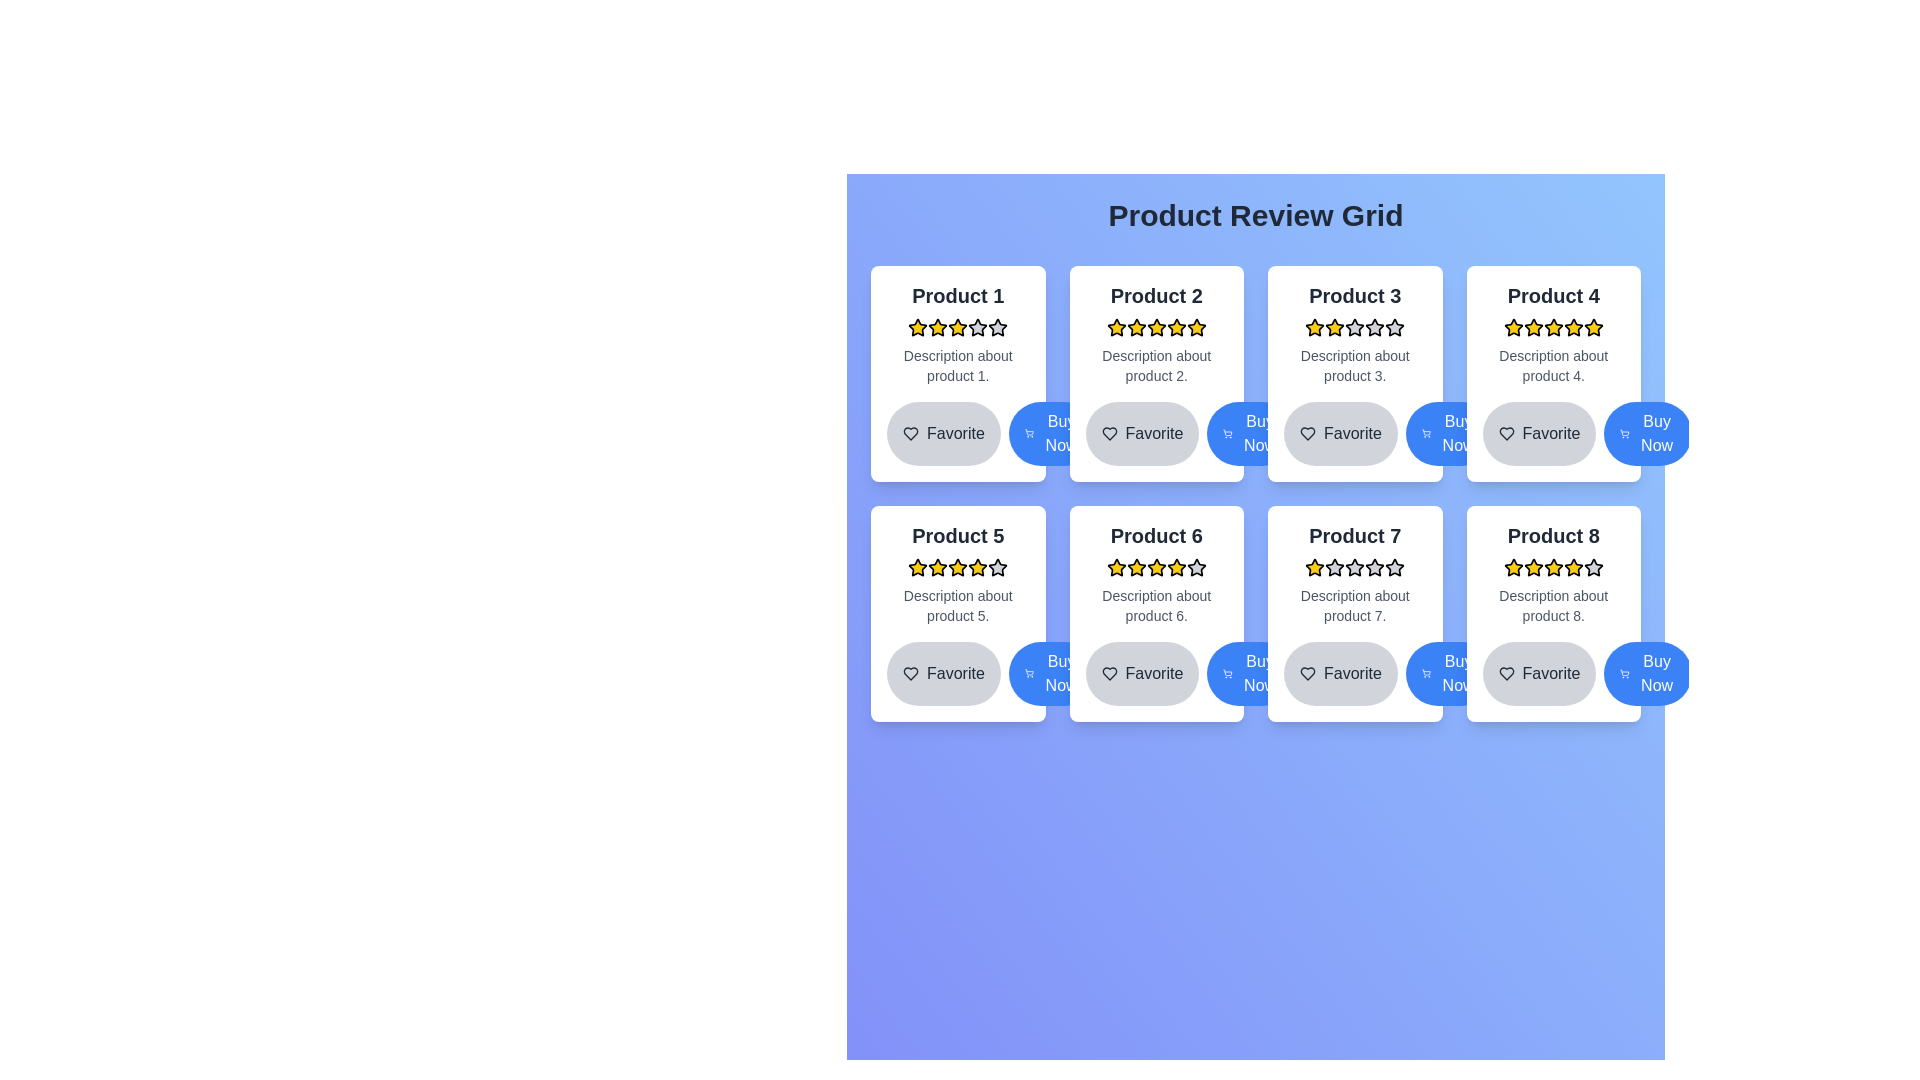 This screenshot has height=1080, width=1920. Describe the element at coordinates (957, 296) in the screenshot. I see `the product title text located in the top-left corner of the product card, above the rating section and product description` at that location.